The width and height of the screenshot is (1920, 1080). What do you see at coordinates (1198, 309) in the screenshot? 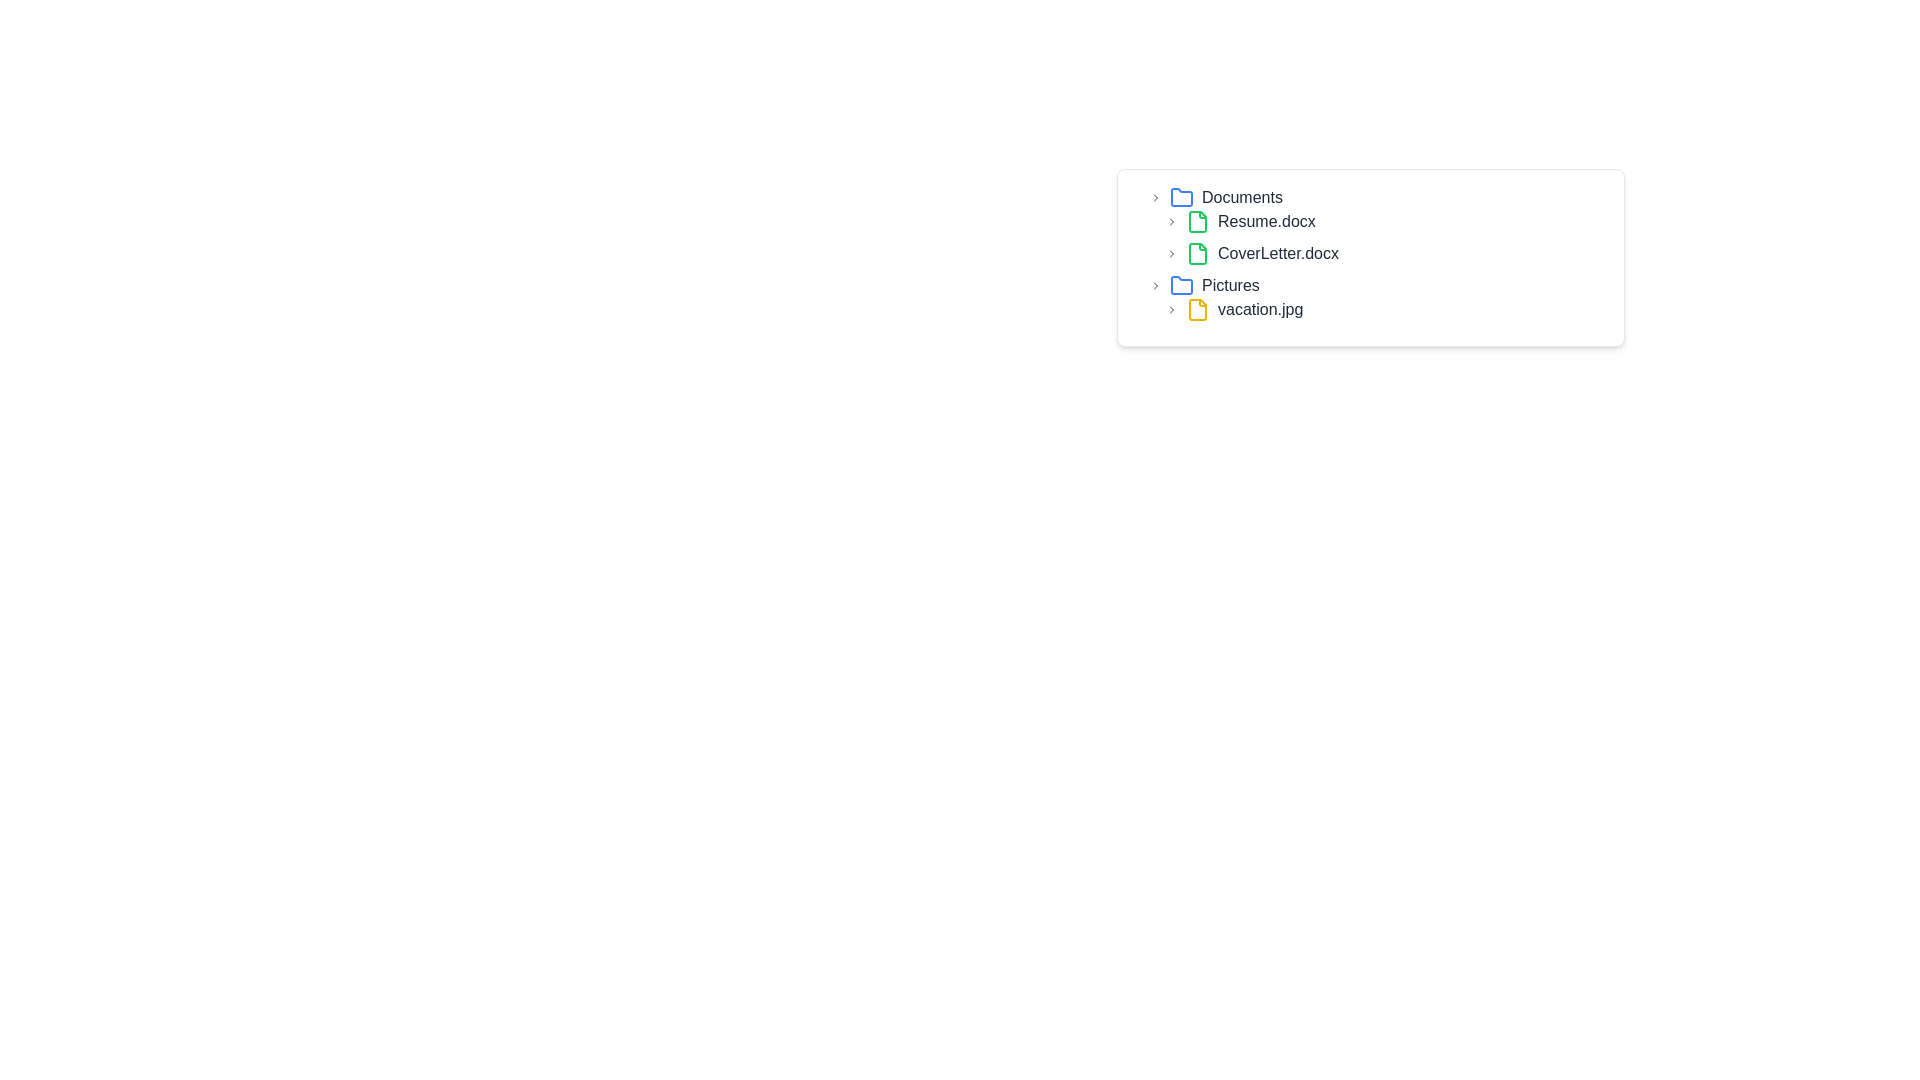
I see `the yellow file icon with a folded corner design located to the left of the text 'vacation.jpg'` at bounding box center [1198, 309].